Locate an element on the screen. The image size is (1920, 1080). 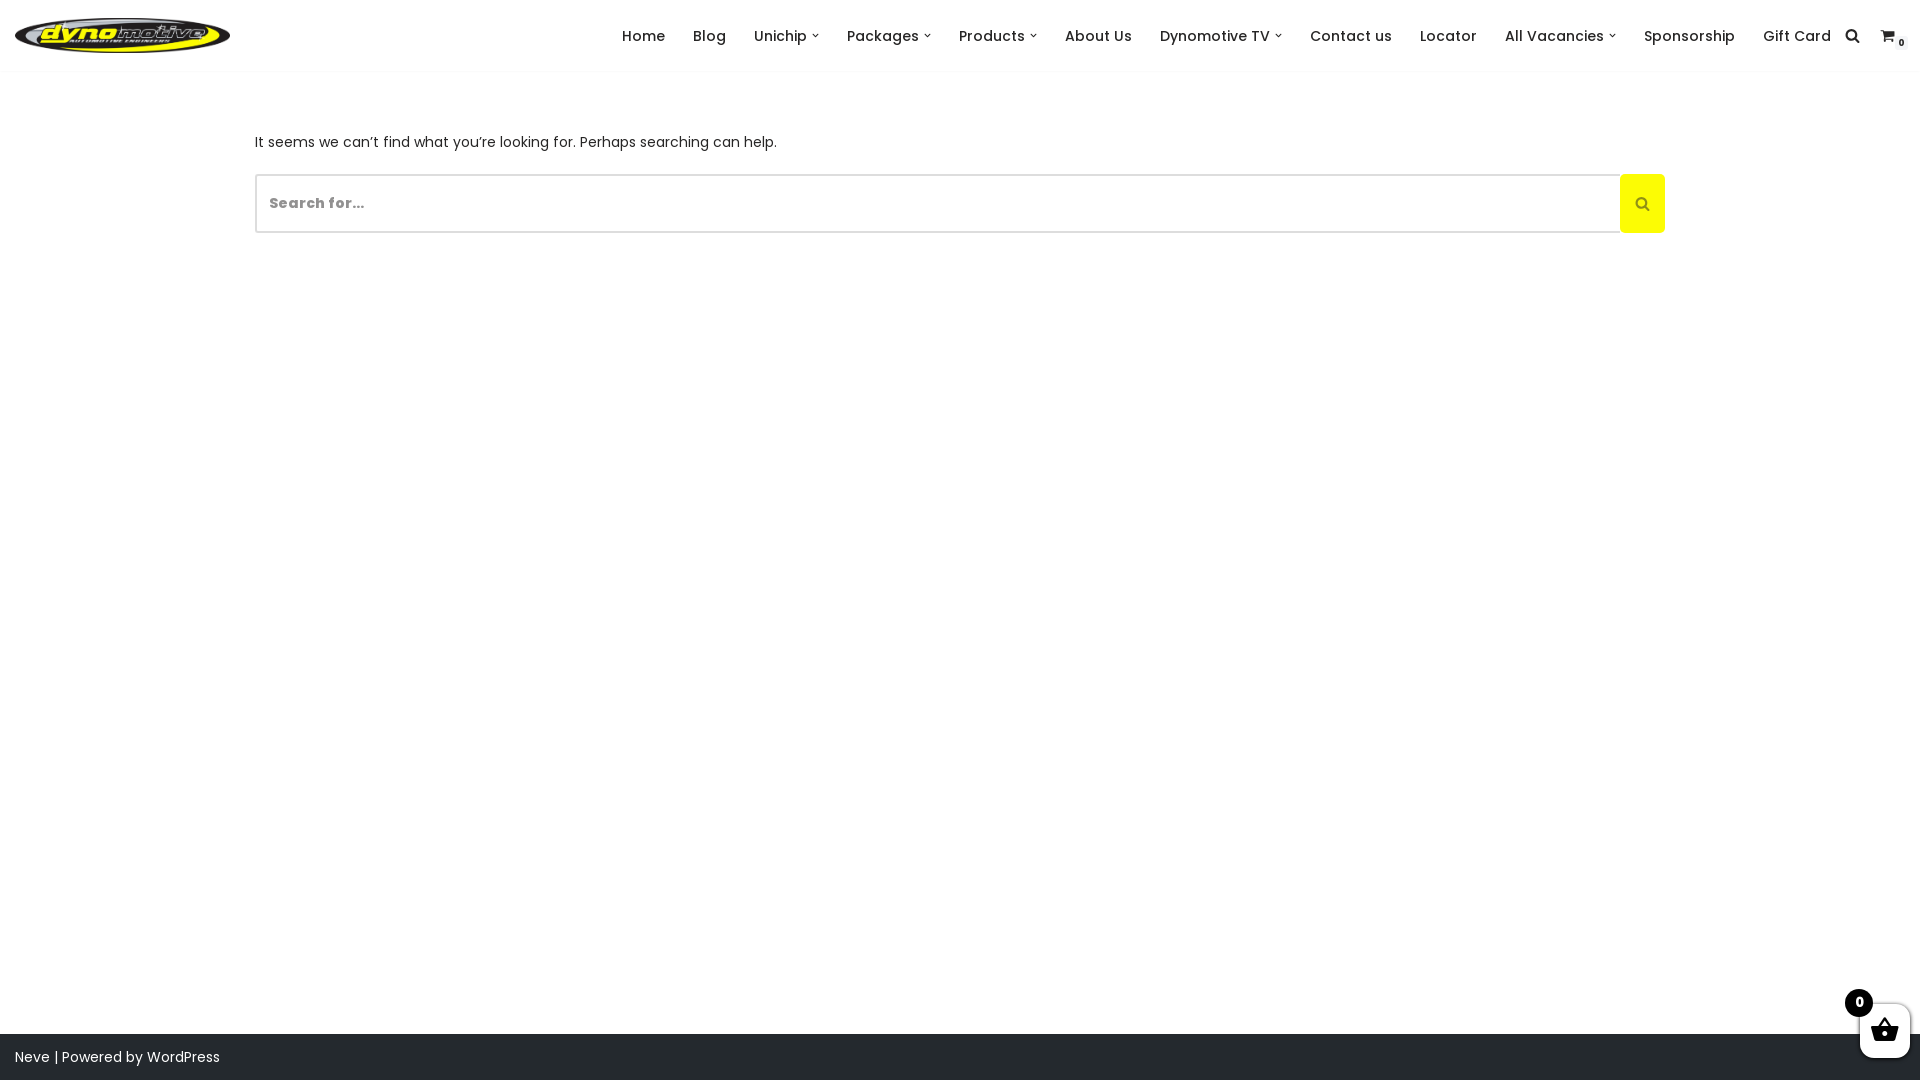
'Blog' is located at coordinates (709, 35).